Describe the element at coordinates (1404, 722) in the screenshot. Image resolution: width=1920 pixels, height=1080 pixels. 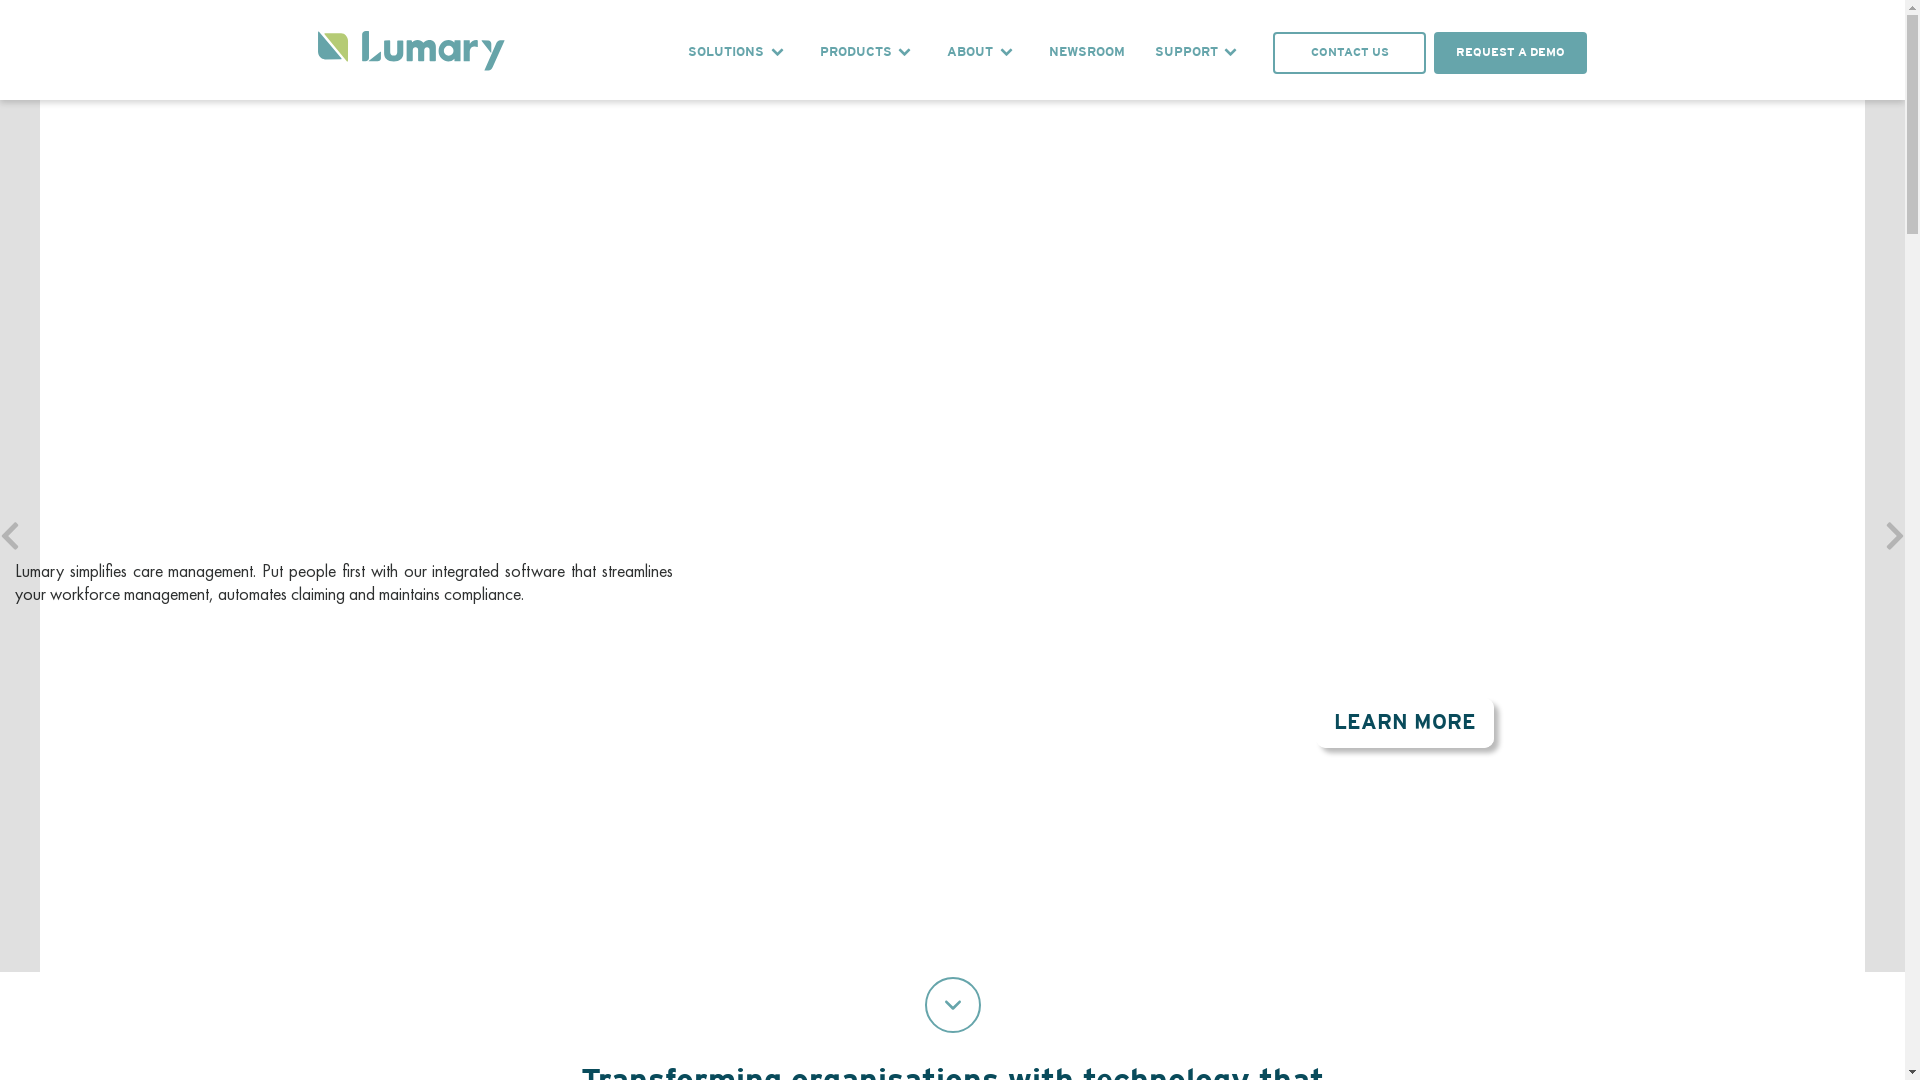
I see `'LEARN MORE'` at that location.